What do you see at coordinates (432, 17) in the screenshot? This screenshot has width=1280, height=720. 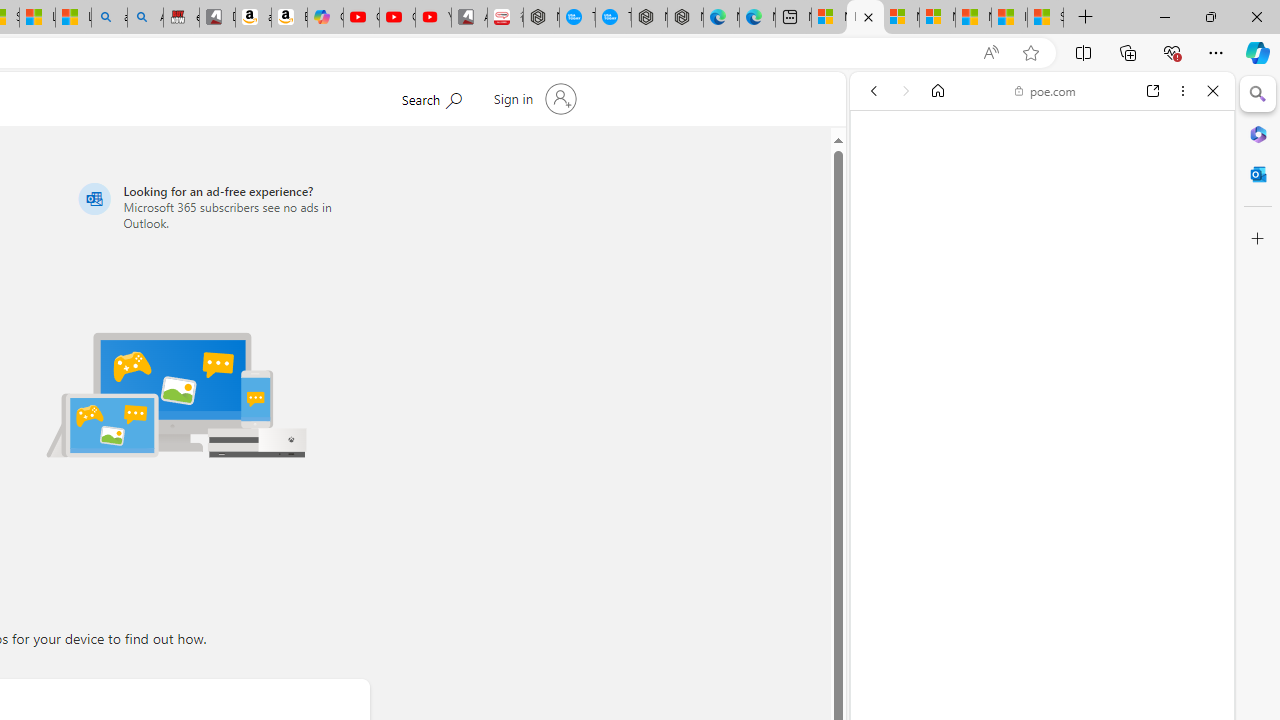 I see `'YouTube Kids - An App Created for Kids to Explore Content'` at bounding box center [432, 17].